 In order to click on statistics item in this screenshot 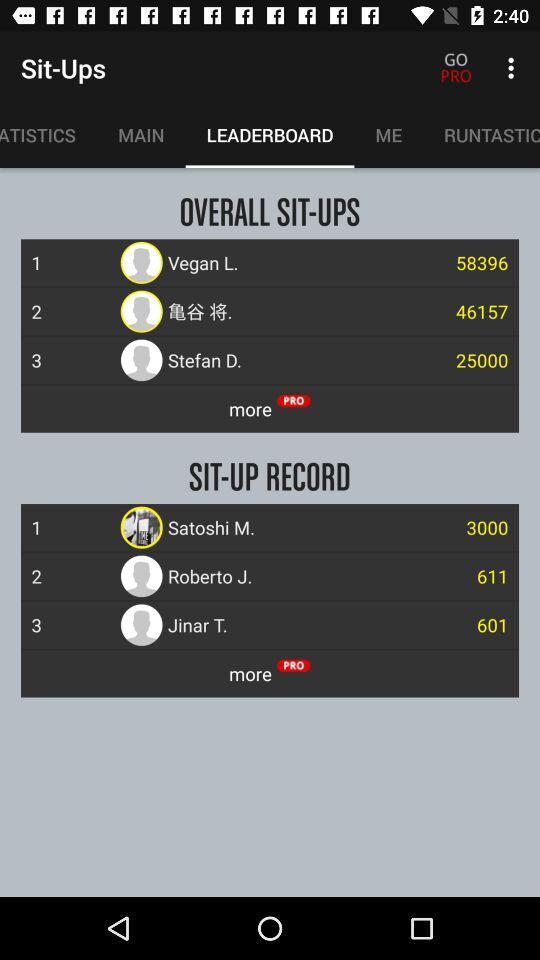, I will do `click(48, 134)`.